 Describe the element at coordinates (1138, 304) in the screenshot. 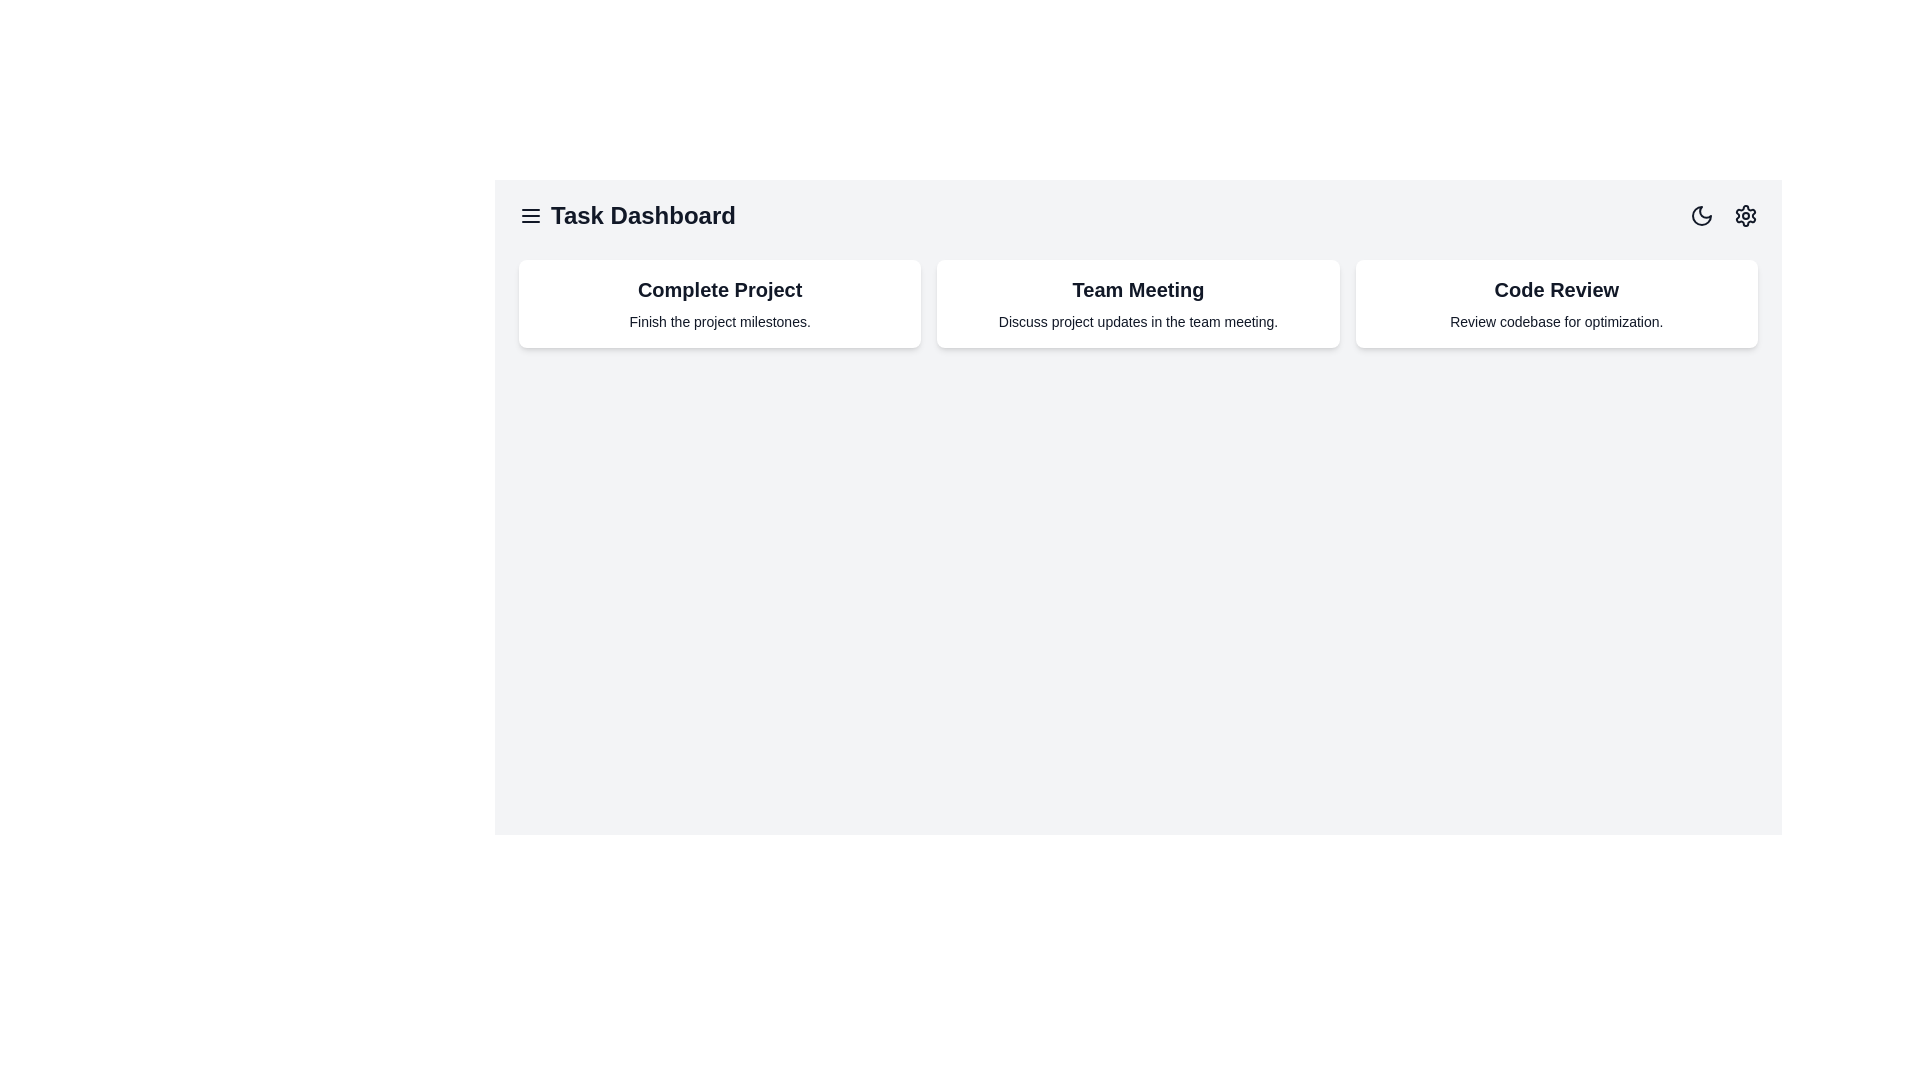

I see `the second Informational Card in the Task Dashboard` at that location.